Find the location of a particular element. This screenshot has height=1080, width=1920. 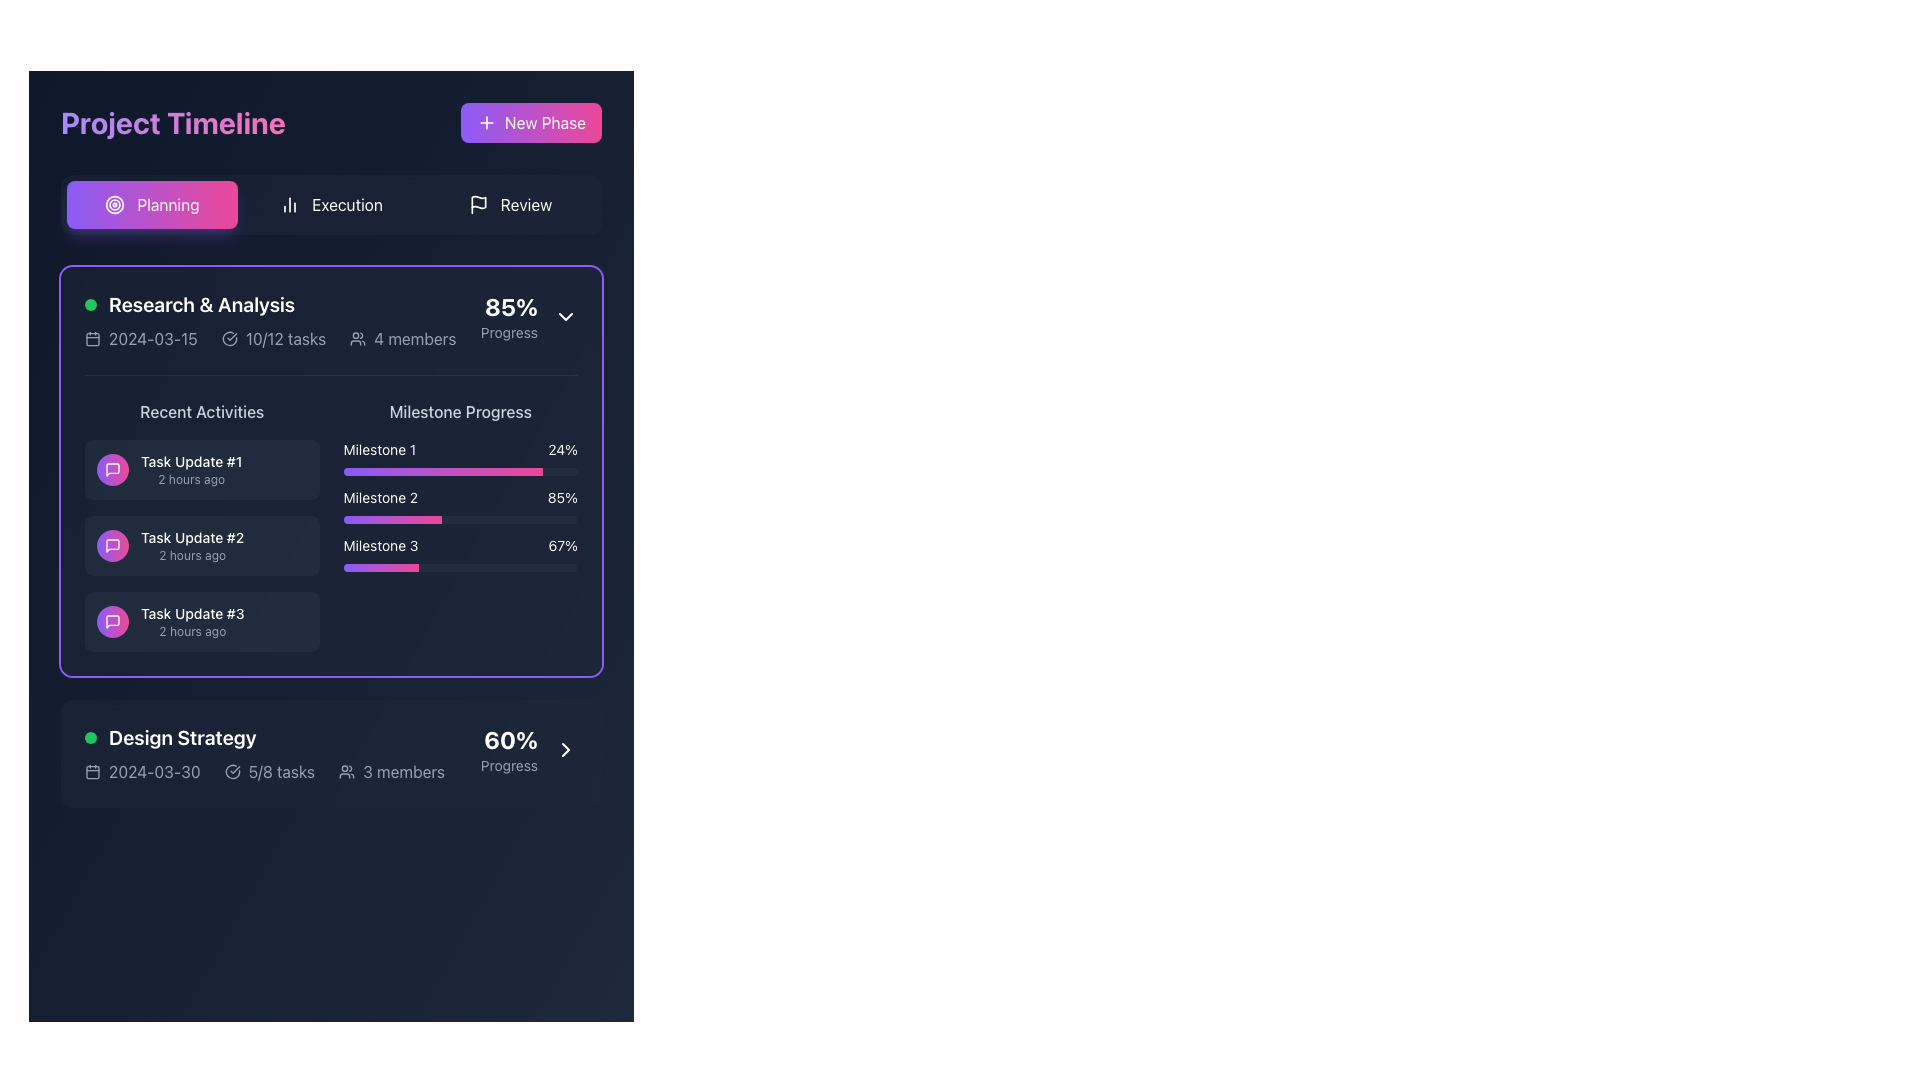

the text block displaying '60%' and 'Progress', which is aligned to the right and located at the bottom right corner of the 'Design Strategy' section is located at coordinates (509, 749).